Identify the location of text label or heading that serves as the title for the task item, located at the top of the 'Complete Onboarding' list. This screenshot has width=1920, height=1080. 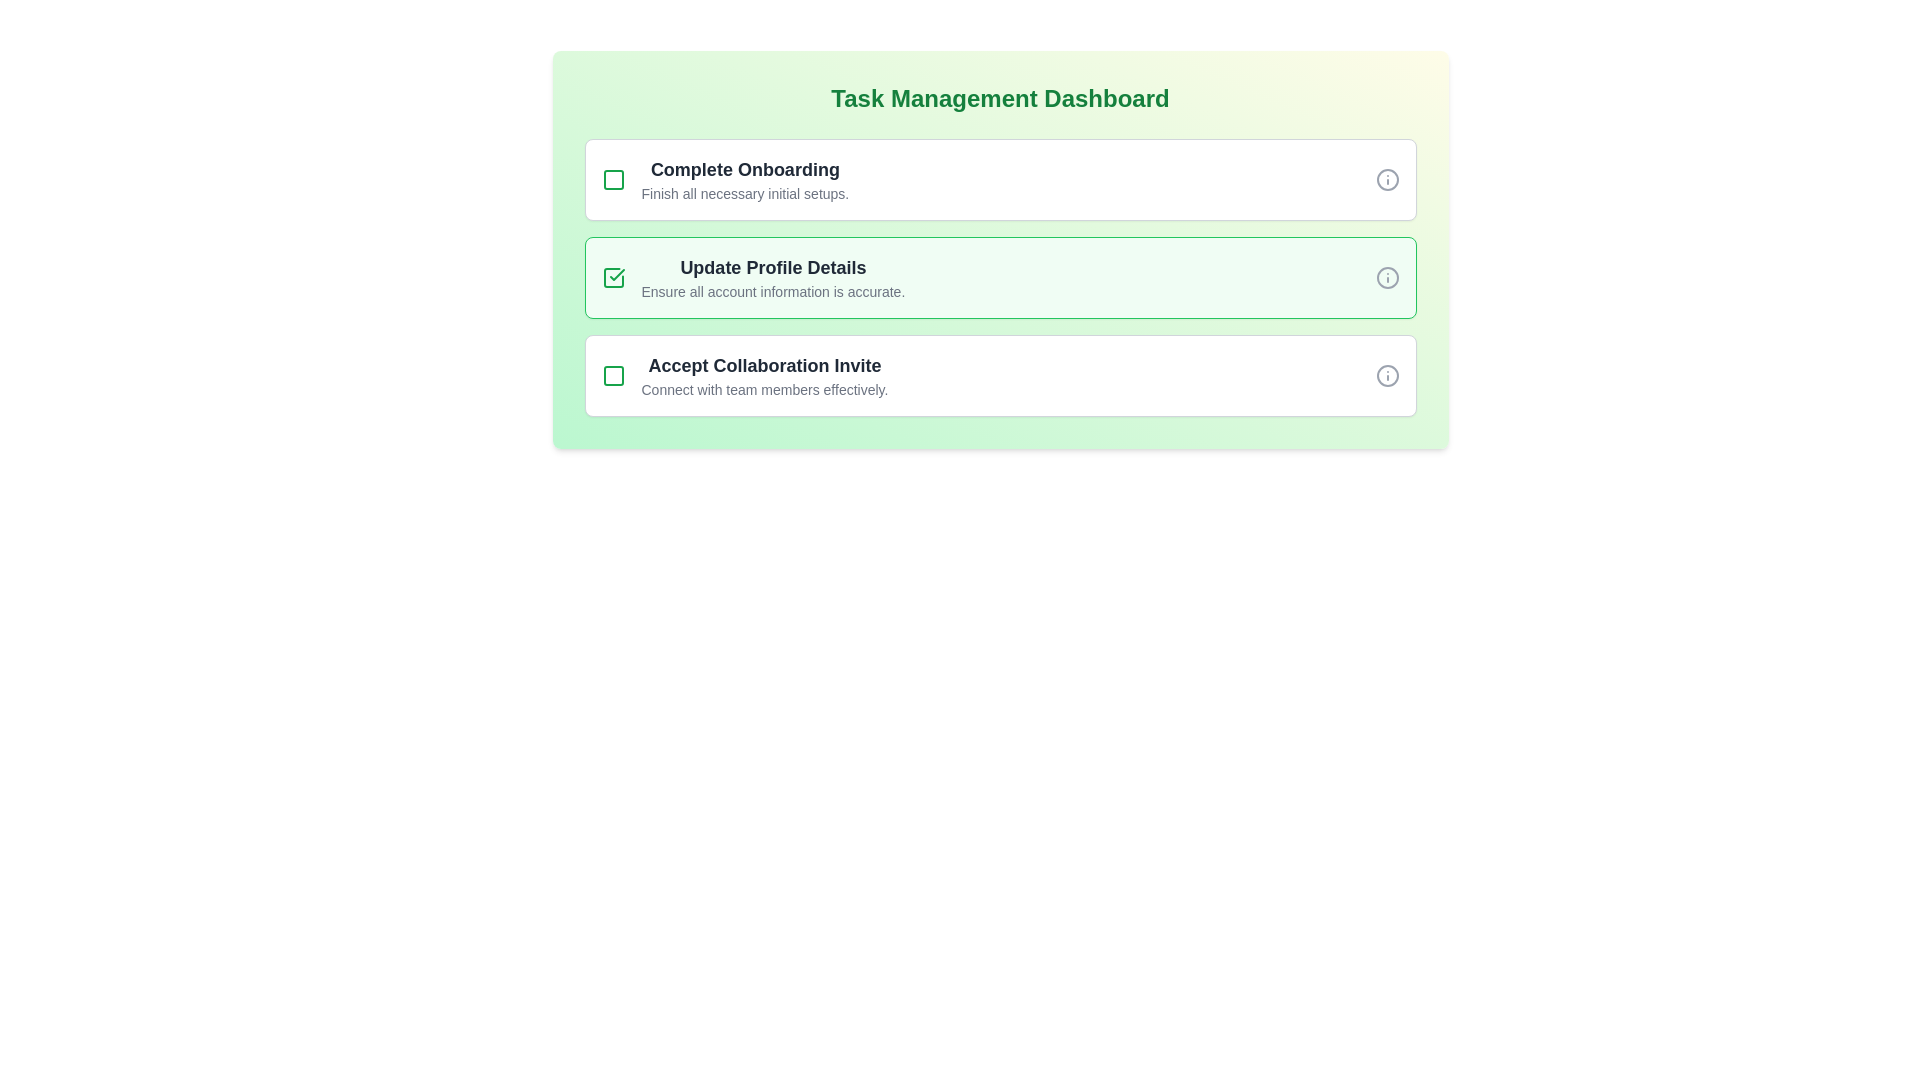
(744, 168).